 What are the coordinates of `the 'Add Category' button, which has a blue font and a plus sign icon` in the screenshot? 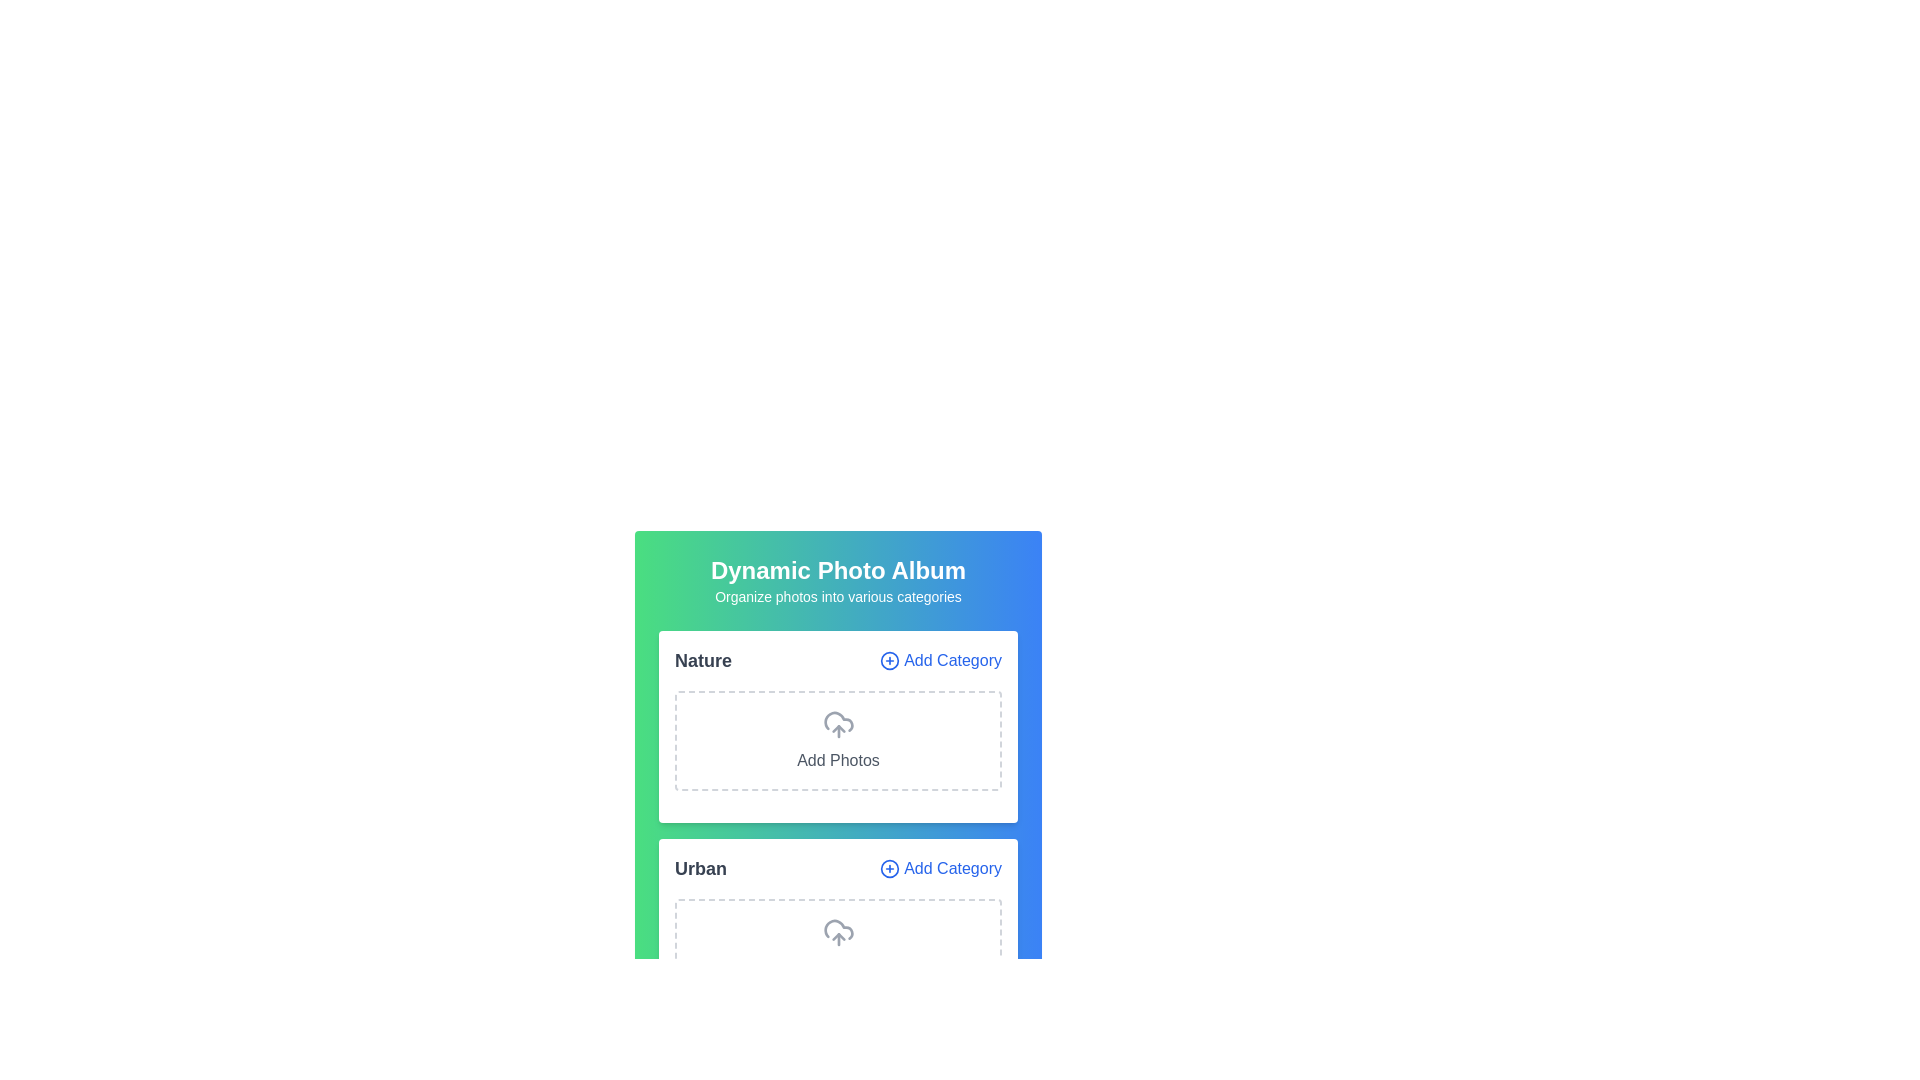 It's located at (939, 660).